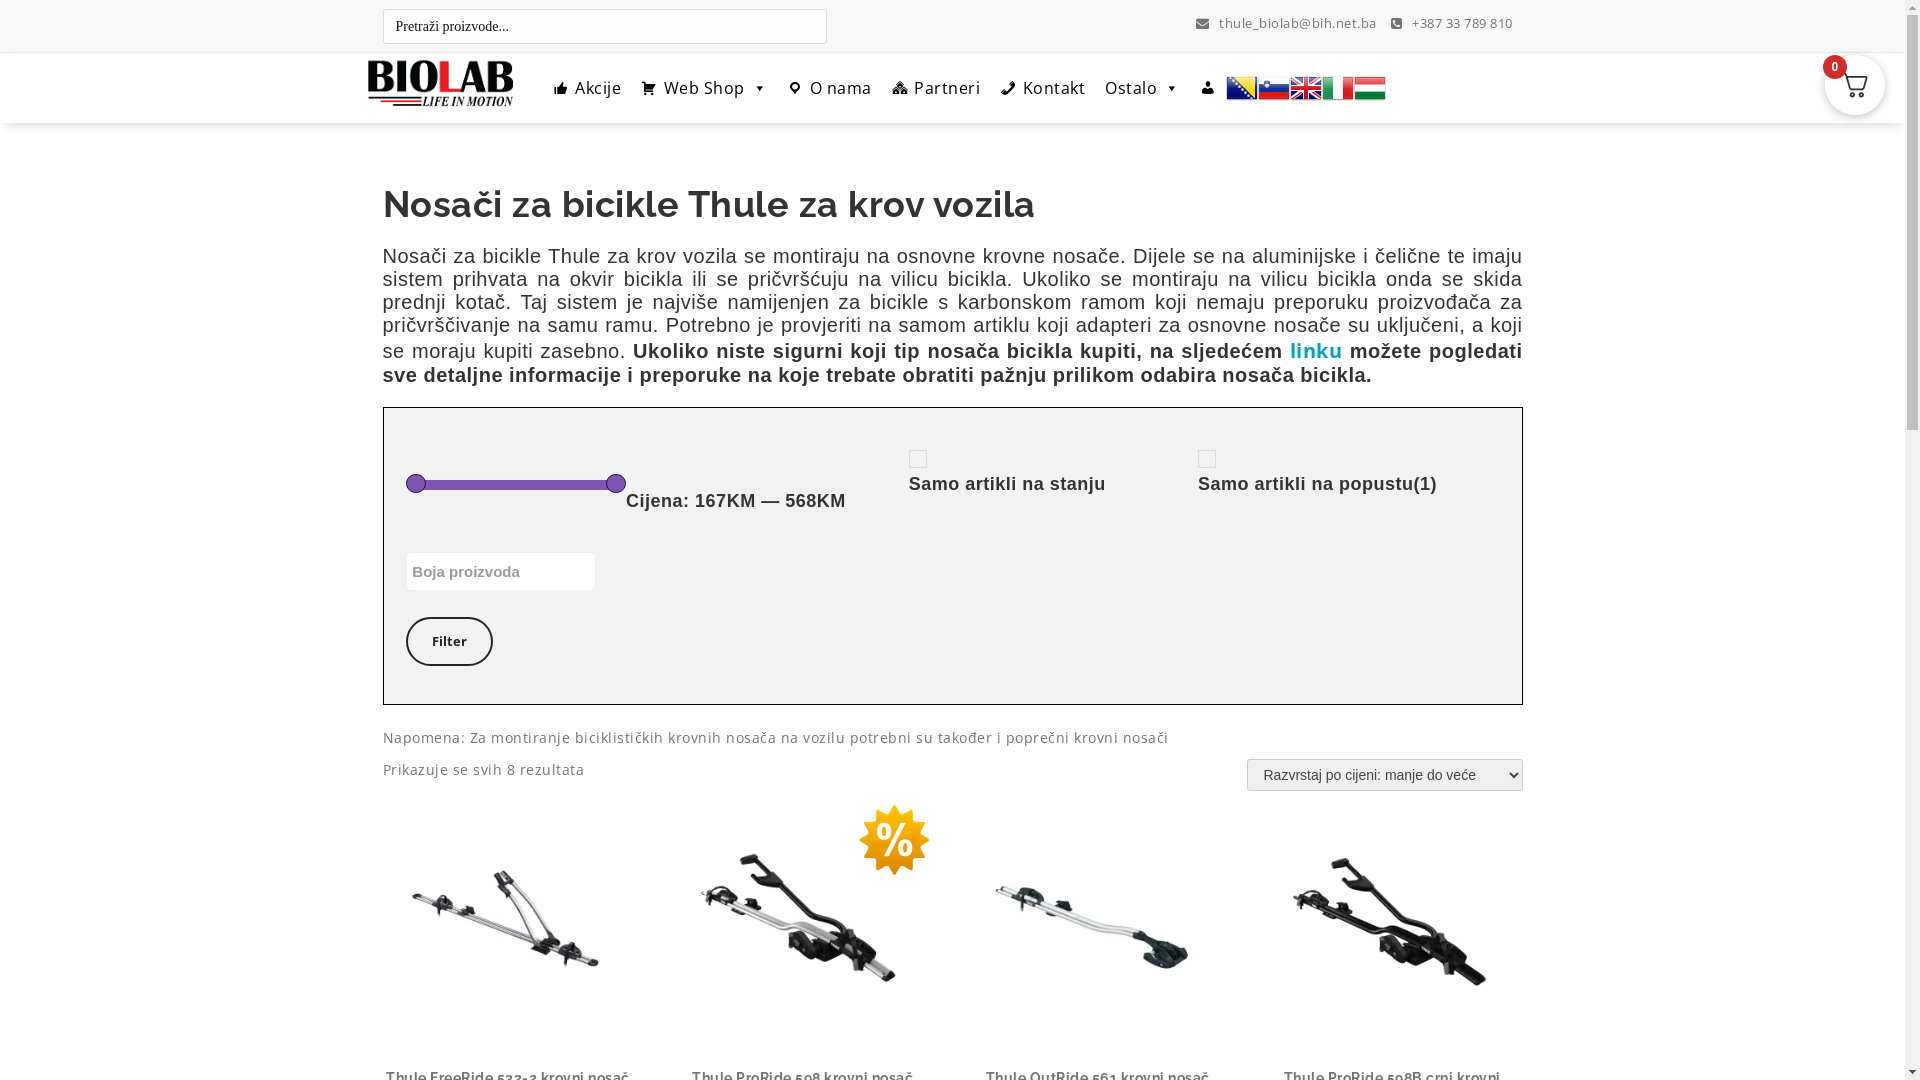 This screenshot has width=1920, height=1080. I want to click on 'Kontakt', so click(1041, 87).